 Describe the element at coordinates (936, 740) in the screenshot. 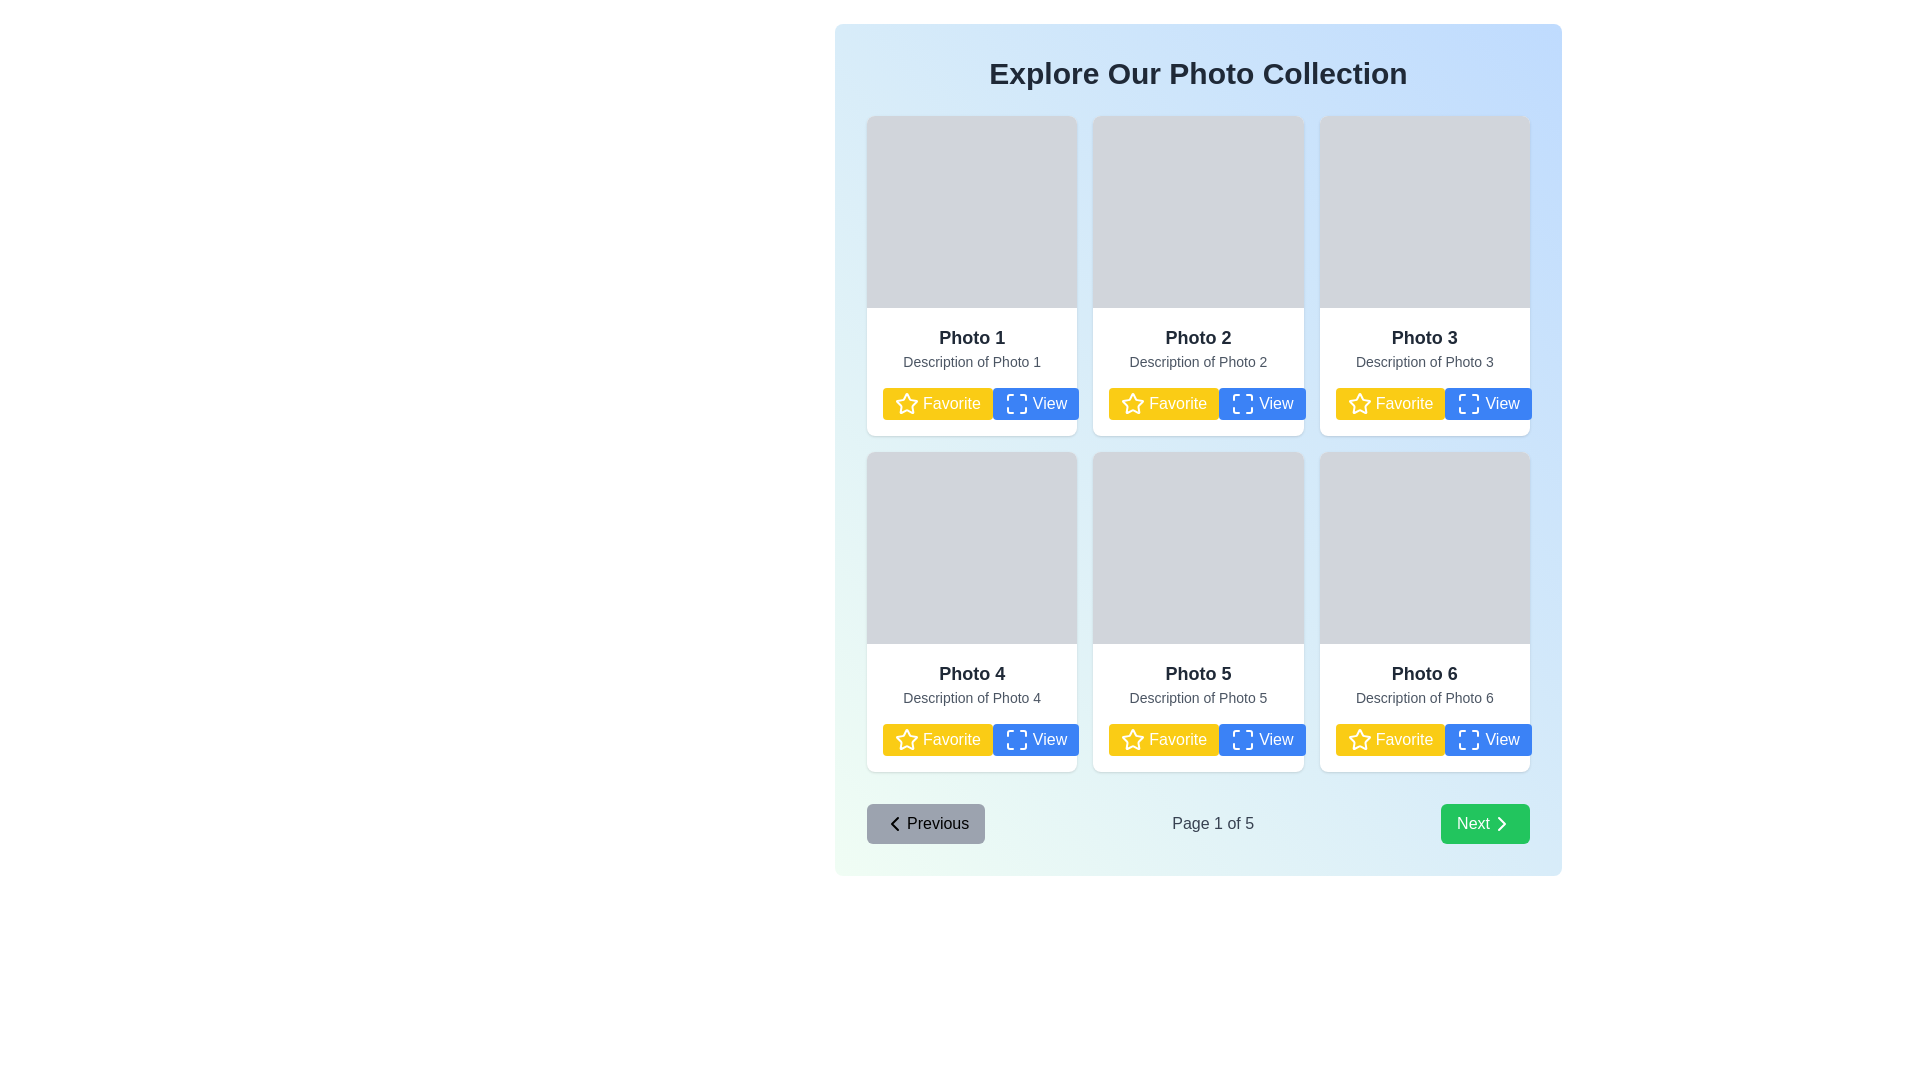

I see `the 'Favorite' button with a yellow background and white text, located in the Photo 4 card to observe the hover effect` at that location.